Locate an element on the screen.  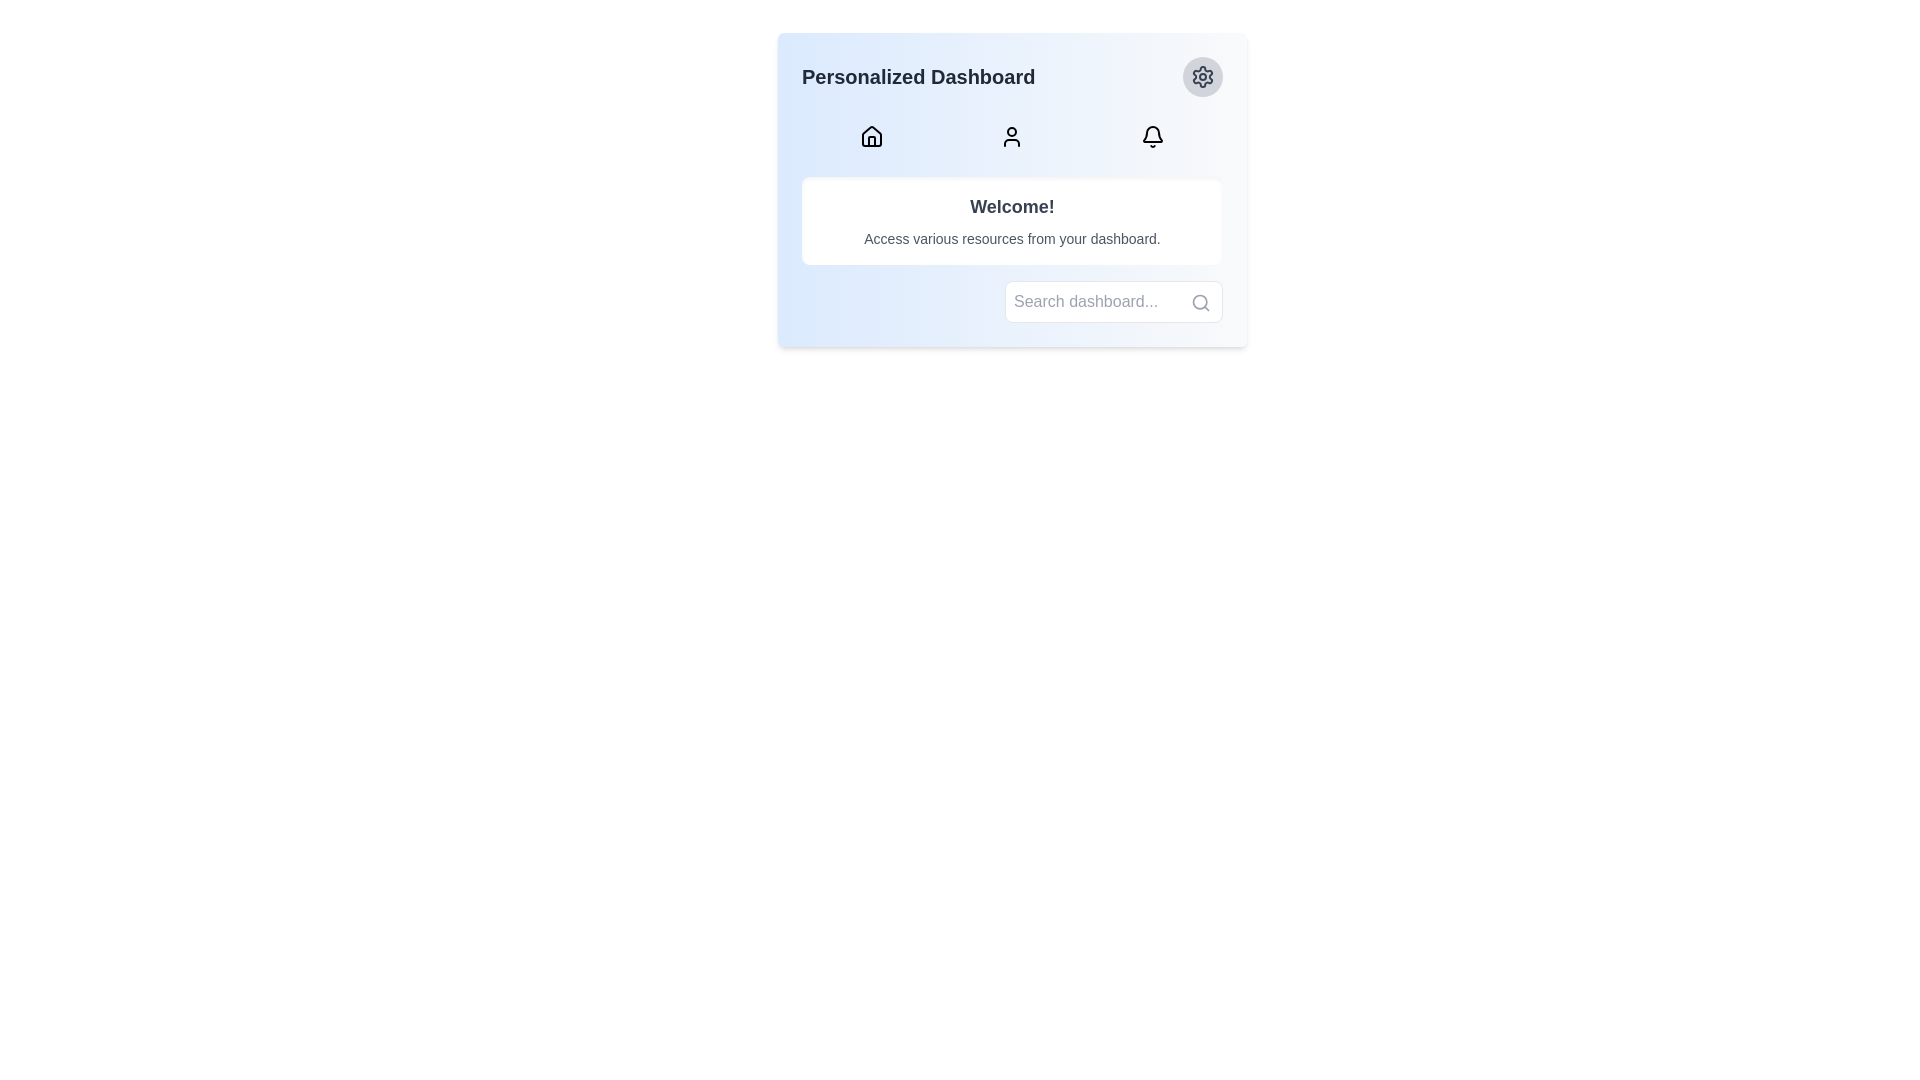
the interactive user icon button, which is the second in a group of three icons is located at coordinates (1012, 136).